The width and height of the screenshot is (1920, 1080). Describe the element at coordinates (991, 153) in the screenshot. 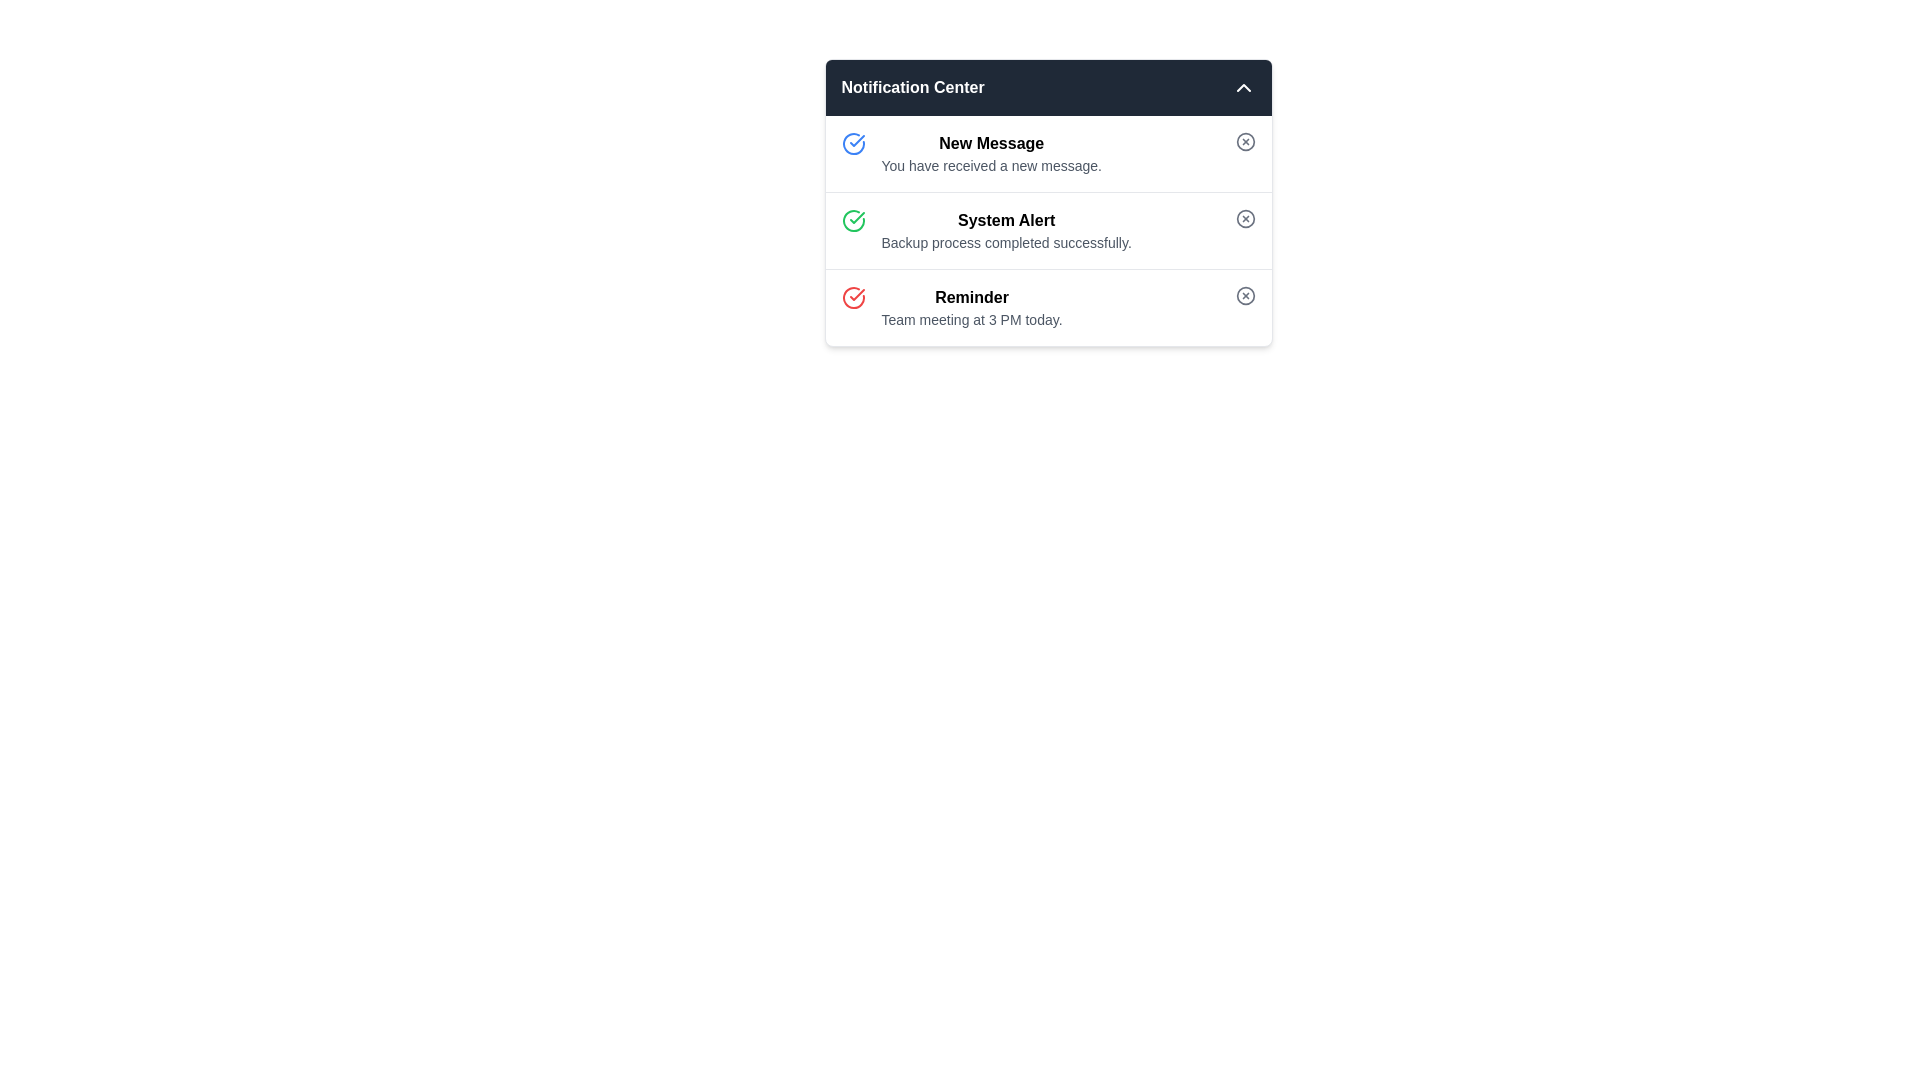

I see `text from the 'New Message' notification entry in the Notification Center which includes the header 'New Message' and the subtext 'You have received a new message.'` at that location.